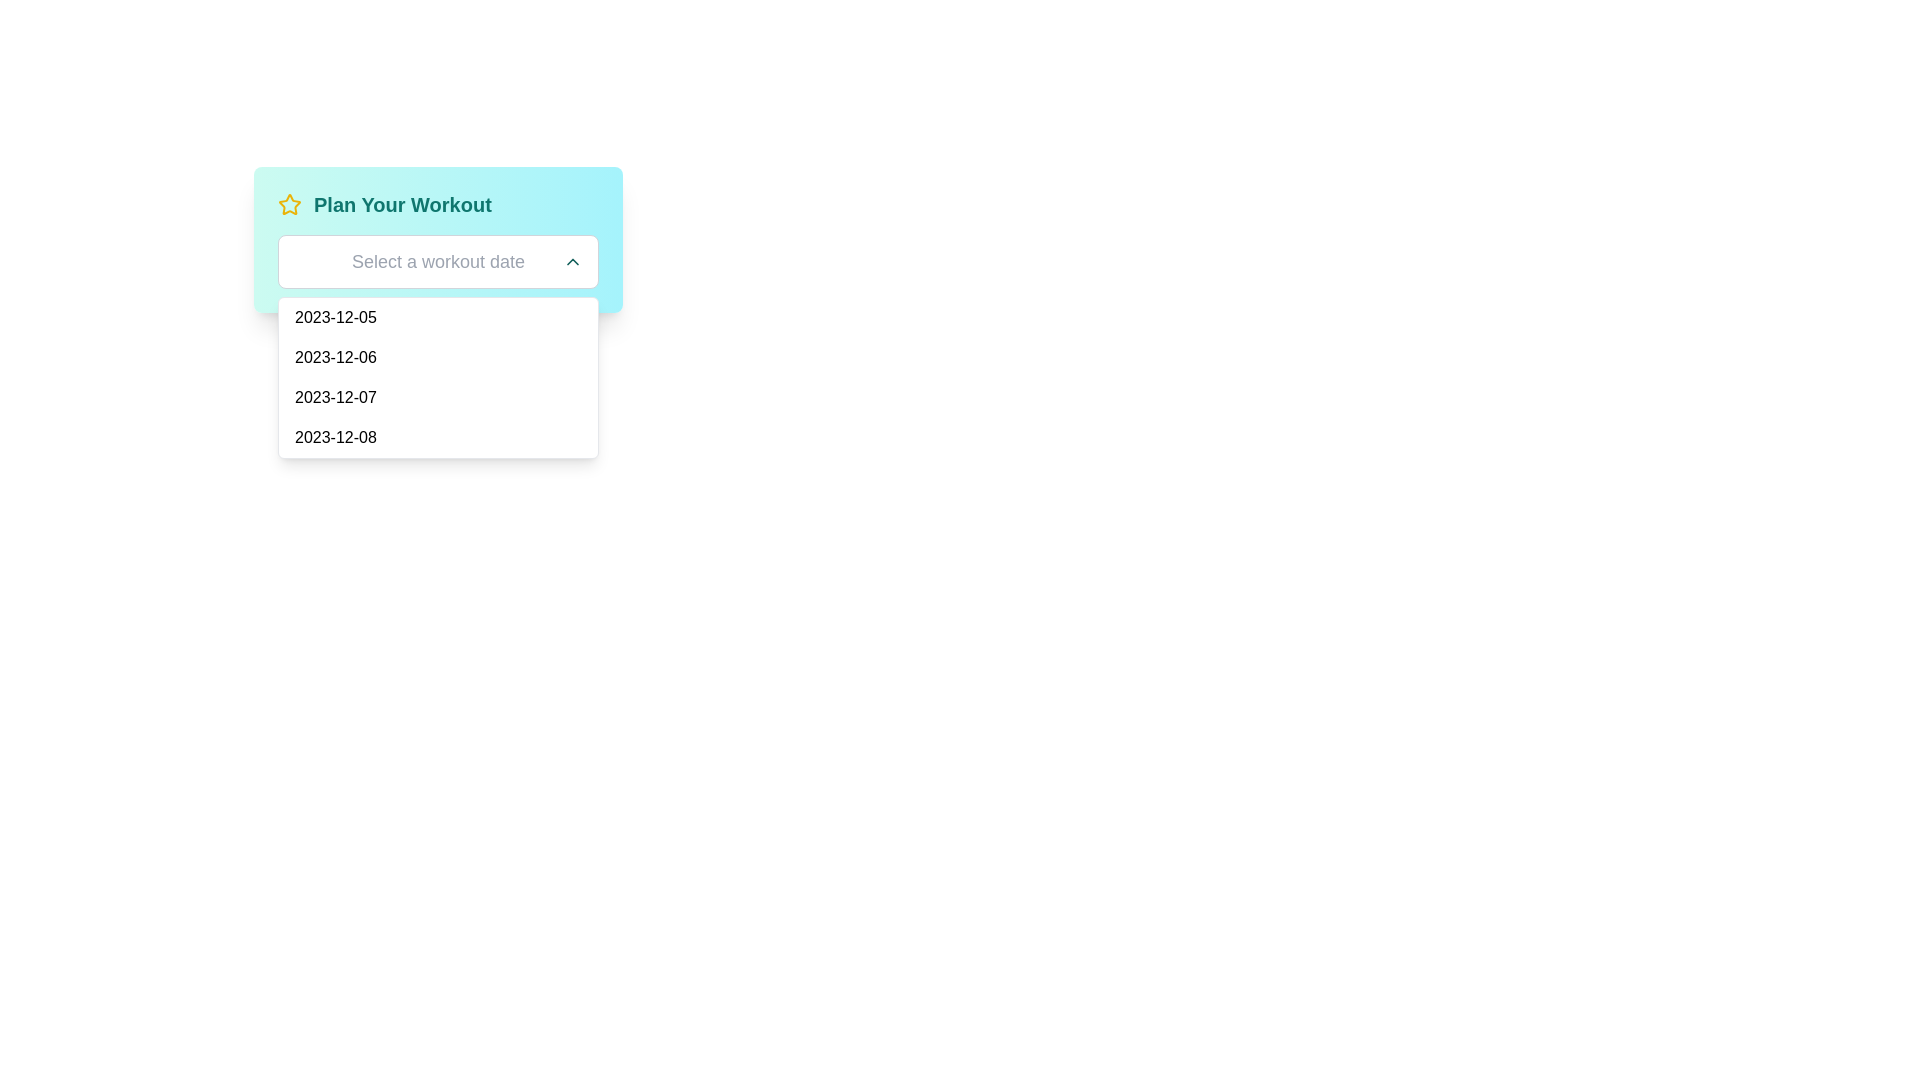 This screenshot has height=1080, width=1920. Describe the element at coordinates (571, 261) in the screenshot. I see `the Icon Button for collapsing the dropdown menu in the date picker component` at that location.